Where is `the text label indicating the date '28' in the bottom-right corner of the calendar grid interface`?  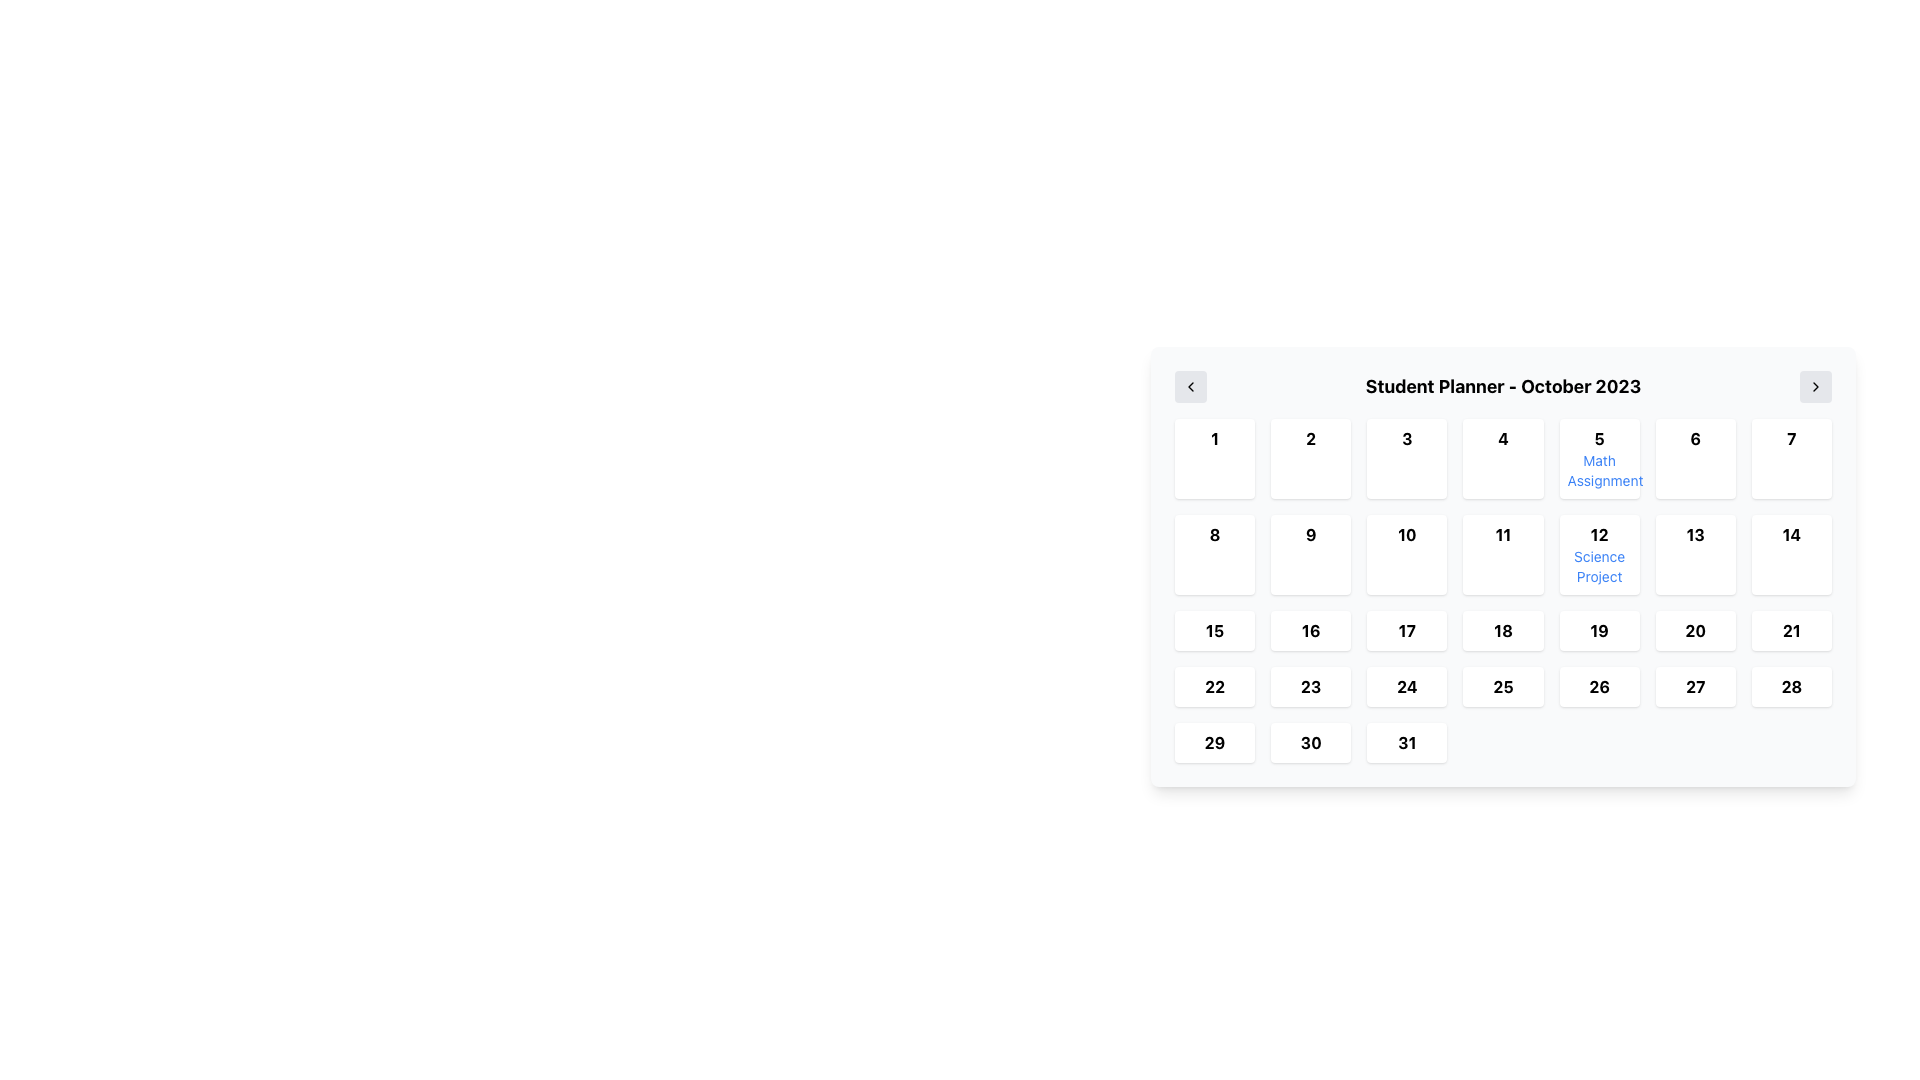 the text label indicating the date '28' in the bottom-right corner of the calendar grid interface is located at coordinates (1791, 685).